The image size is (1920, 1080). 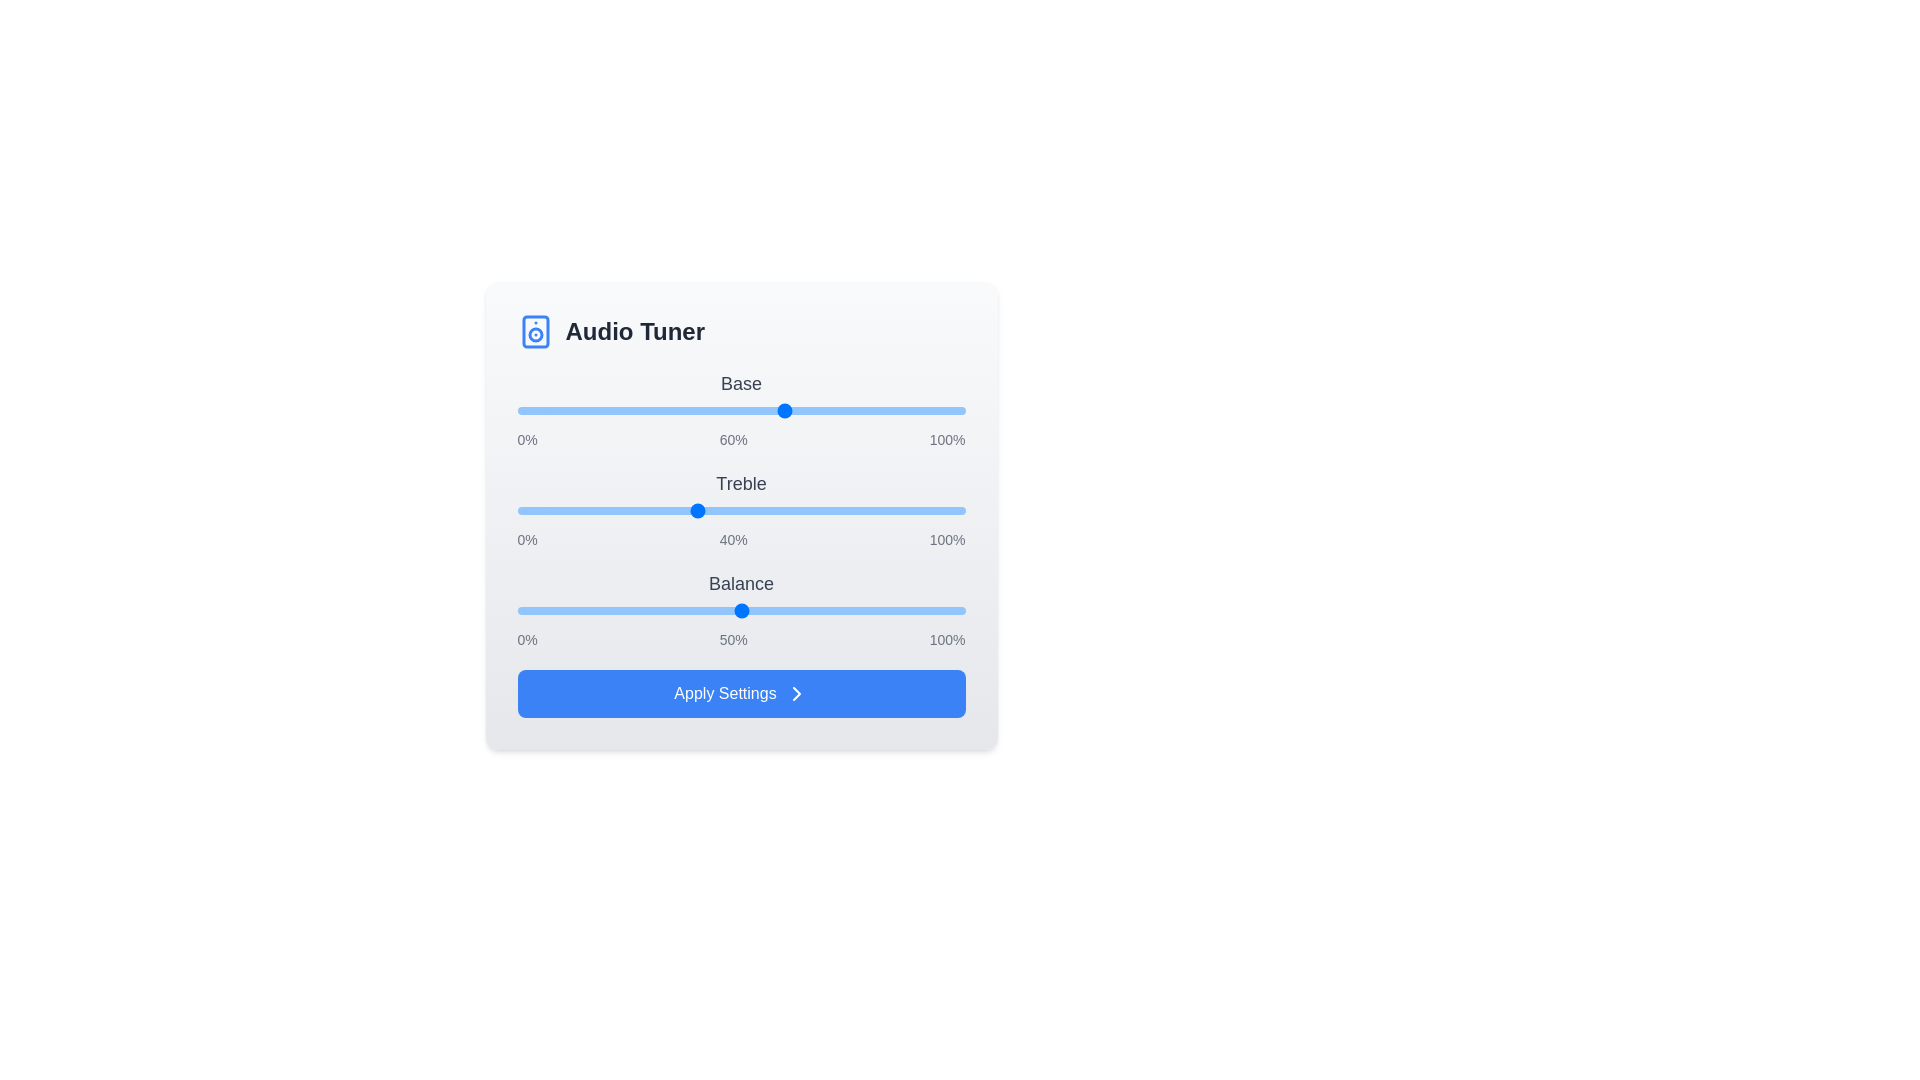 I want to click on the 1 slider to 27%, so click(x=637, y=509).